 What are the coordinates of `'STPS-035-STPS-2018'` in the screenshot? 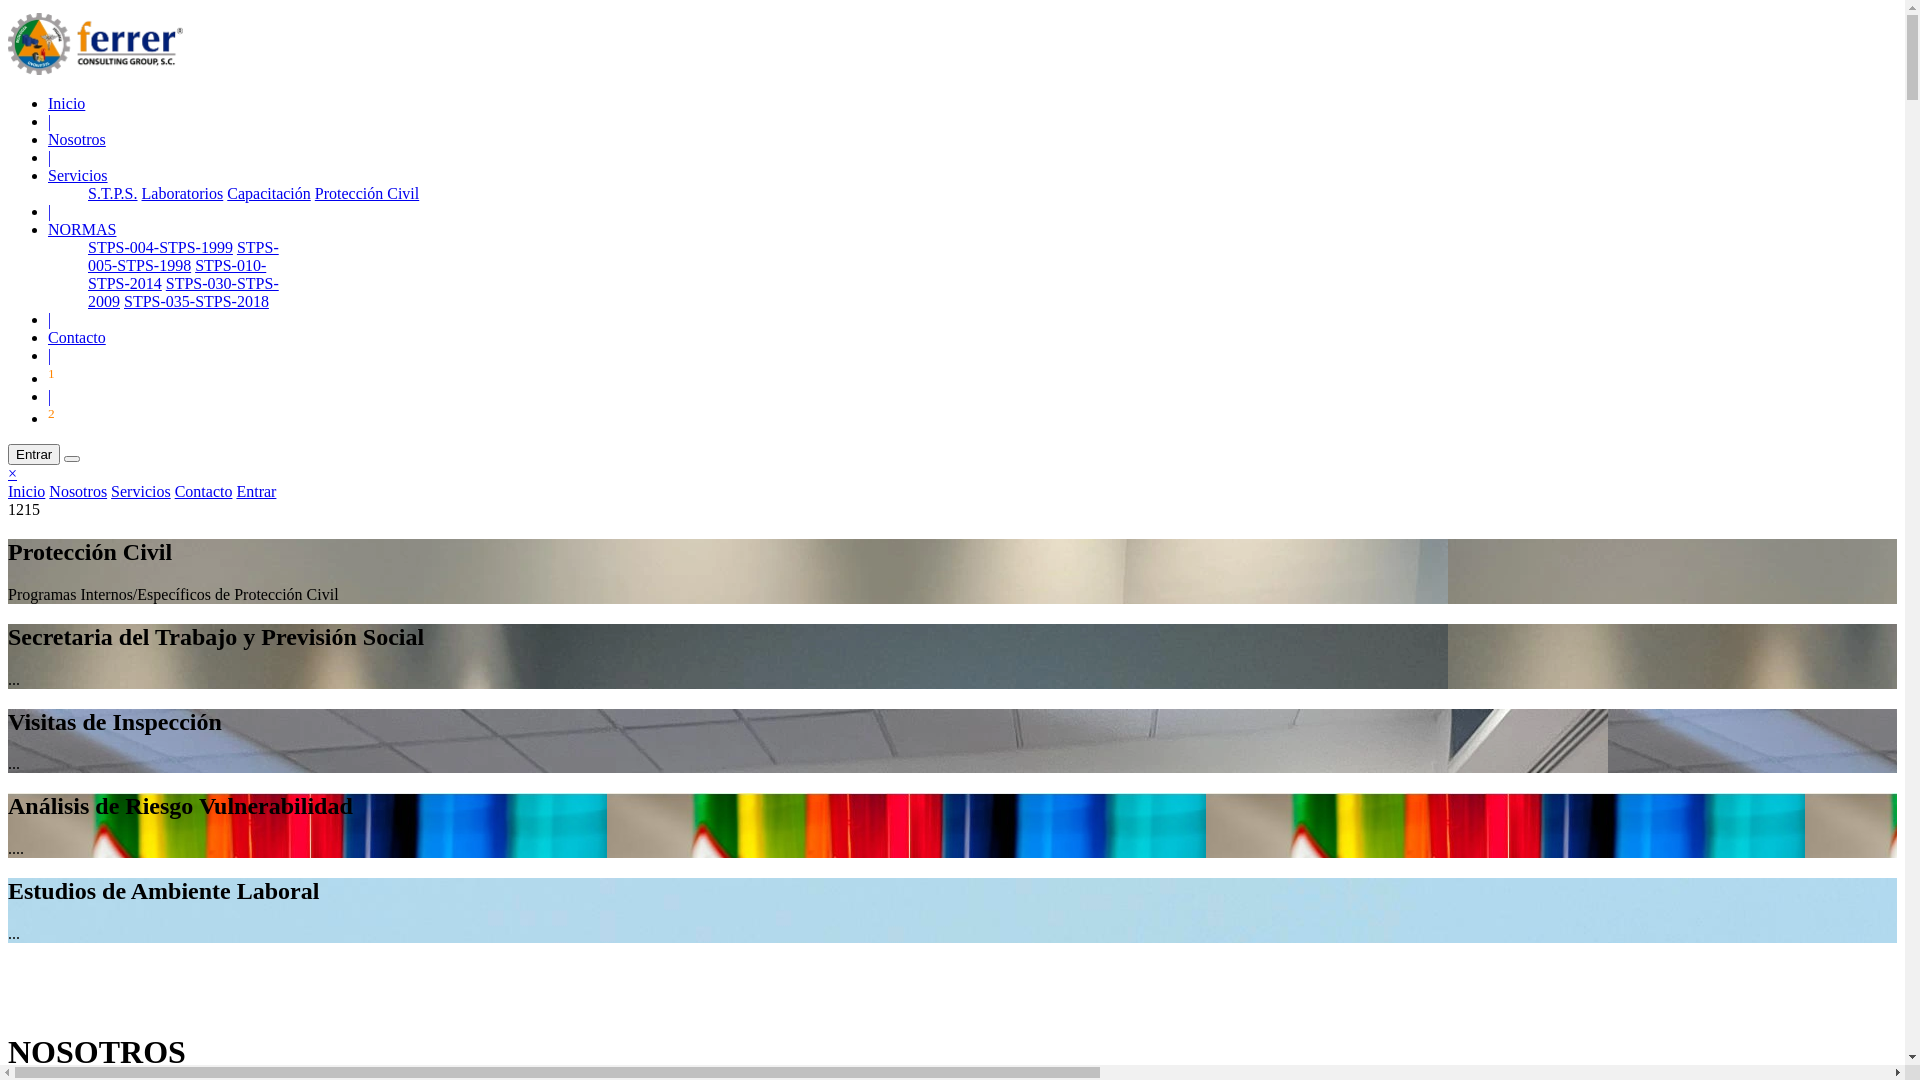 It's located at (123, 301).